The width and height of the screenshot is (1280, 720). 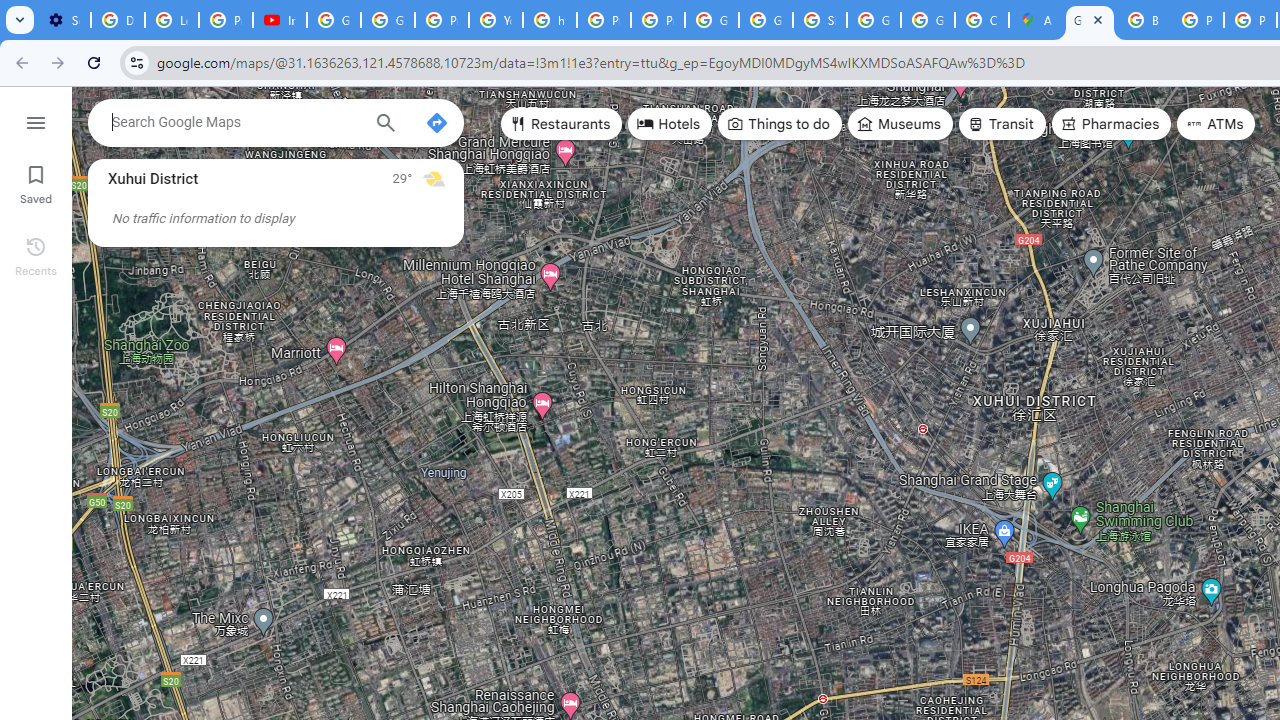 What do you see at coordinates (116, 20) in the screenshot?
I see `'Delete photos & videos - Computer - Google Photos Help'` at bounding box center [116, 20].